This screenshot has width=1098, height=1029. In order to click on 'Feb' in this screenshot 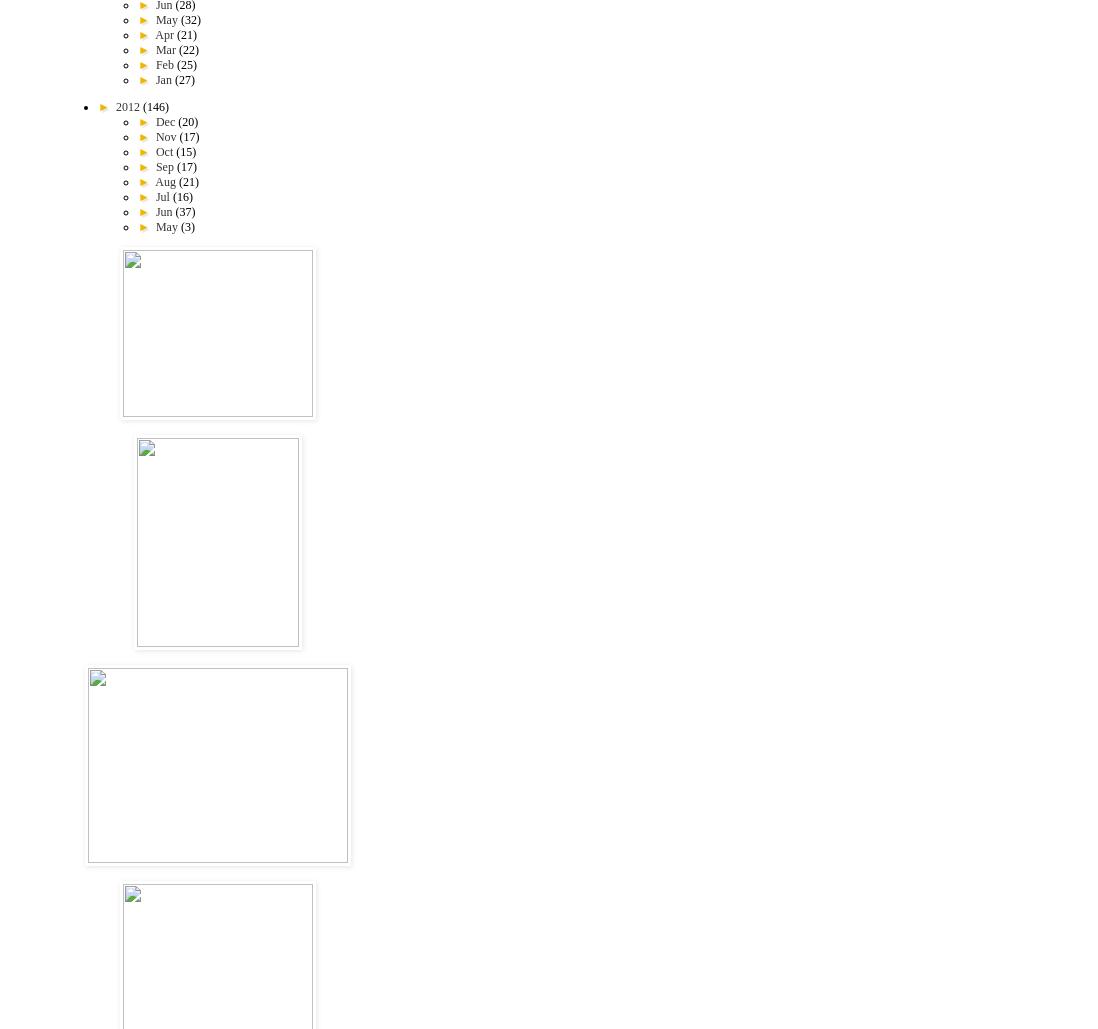, I will do `click(165, 65)`.